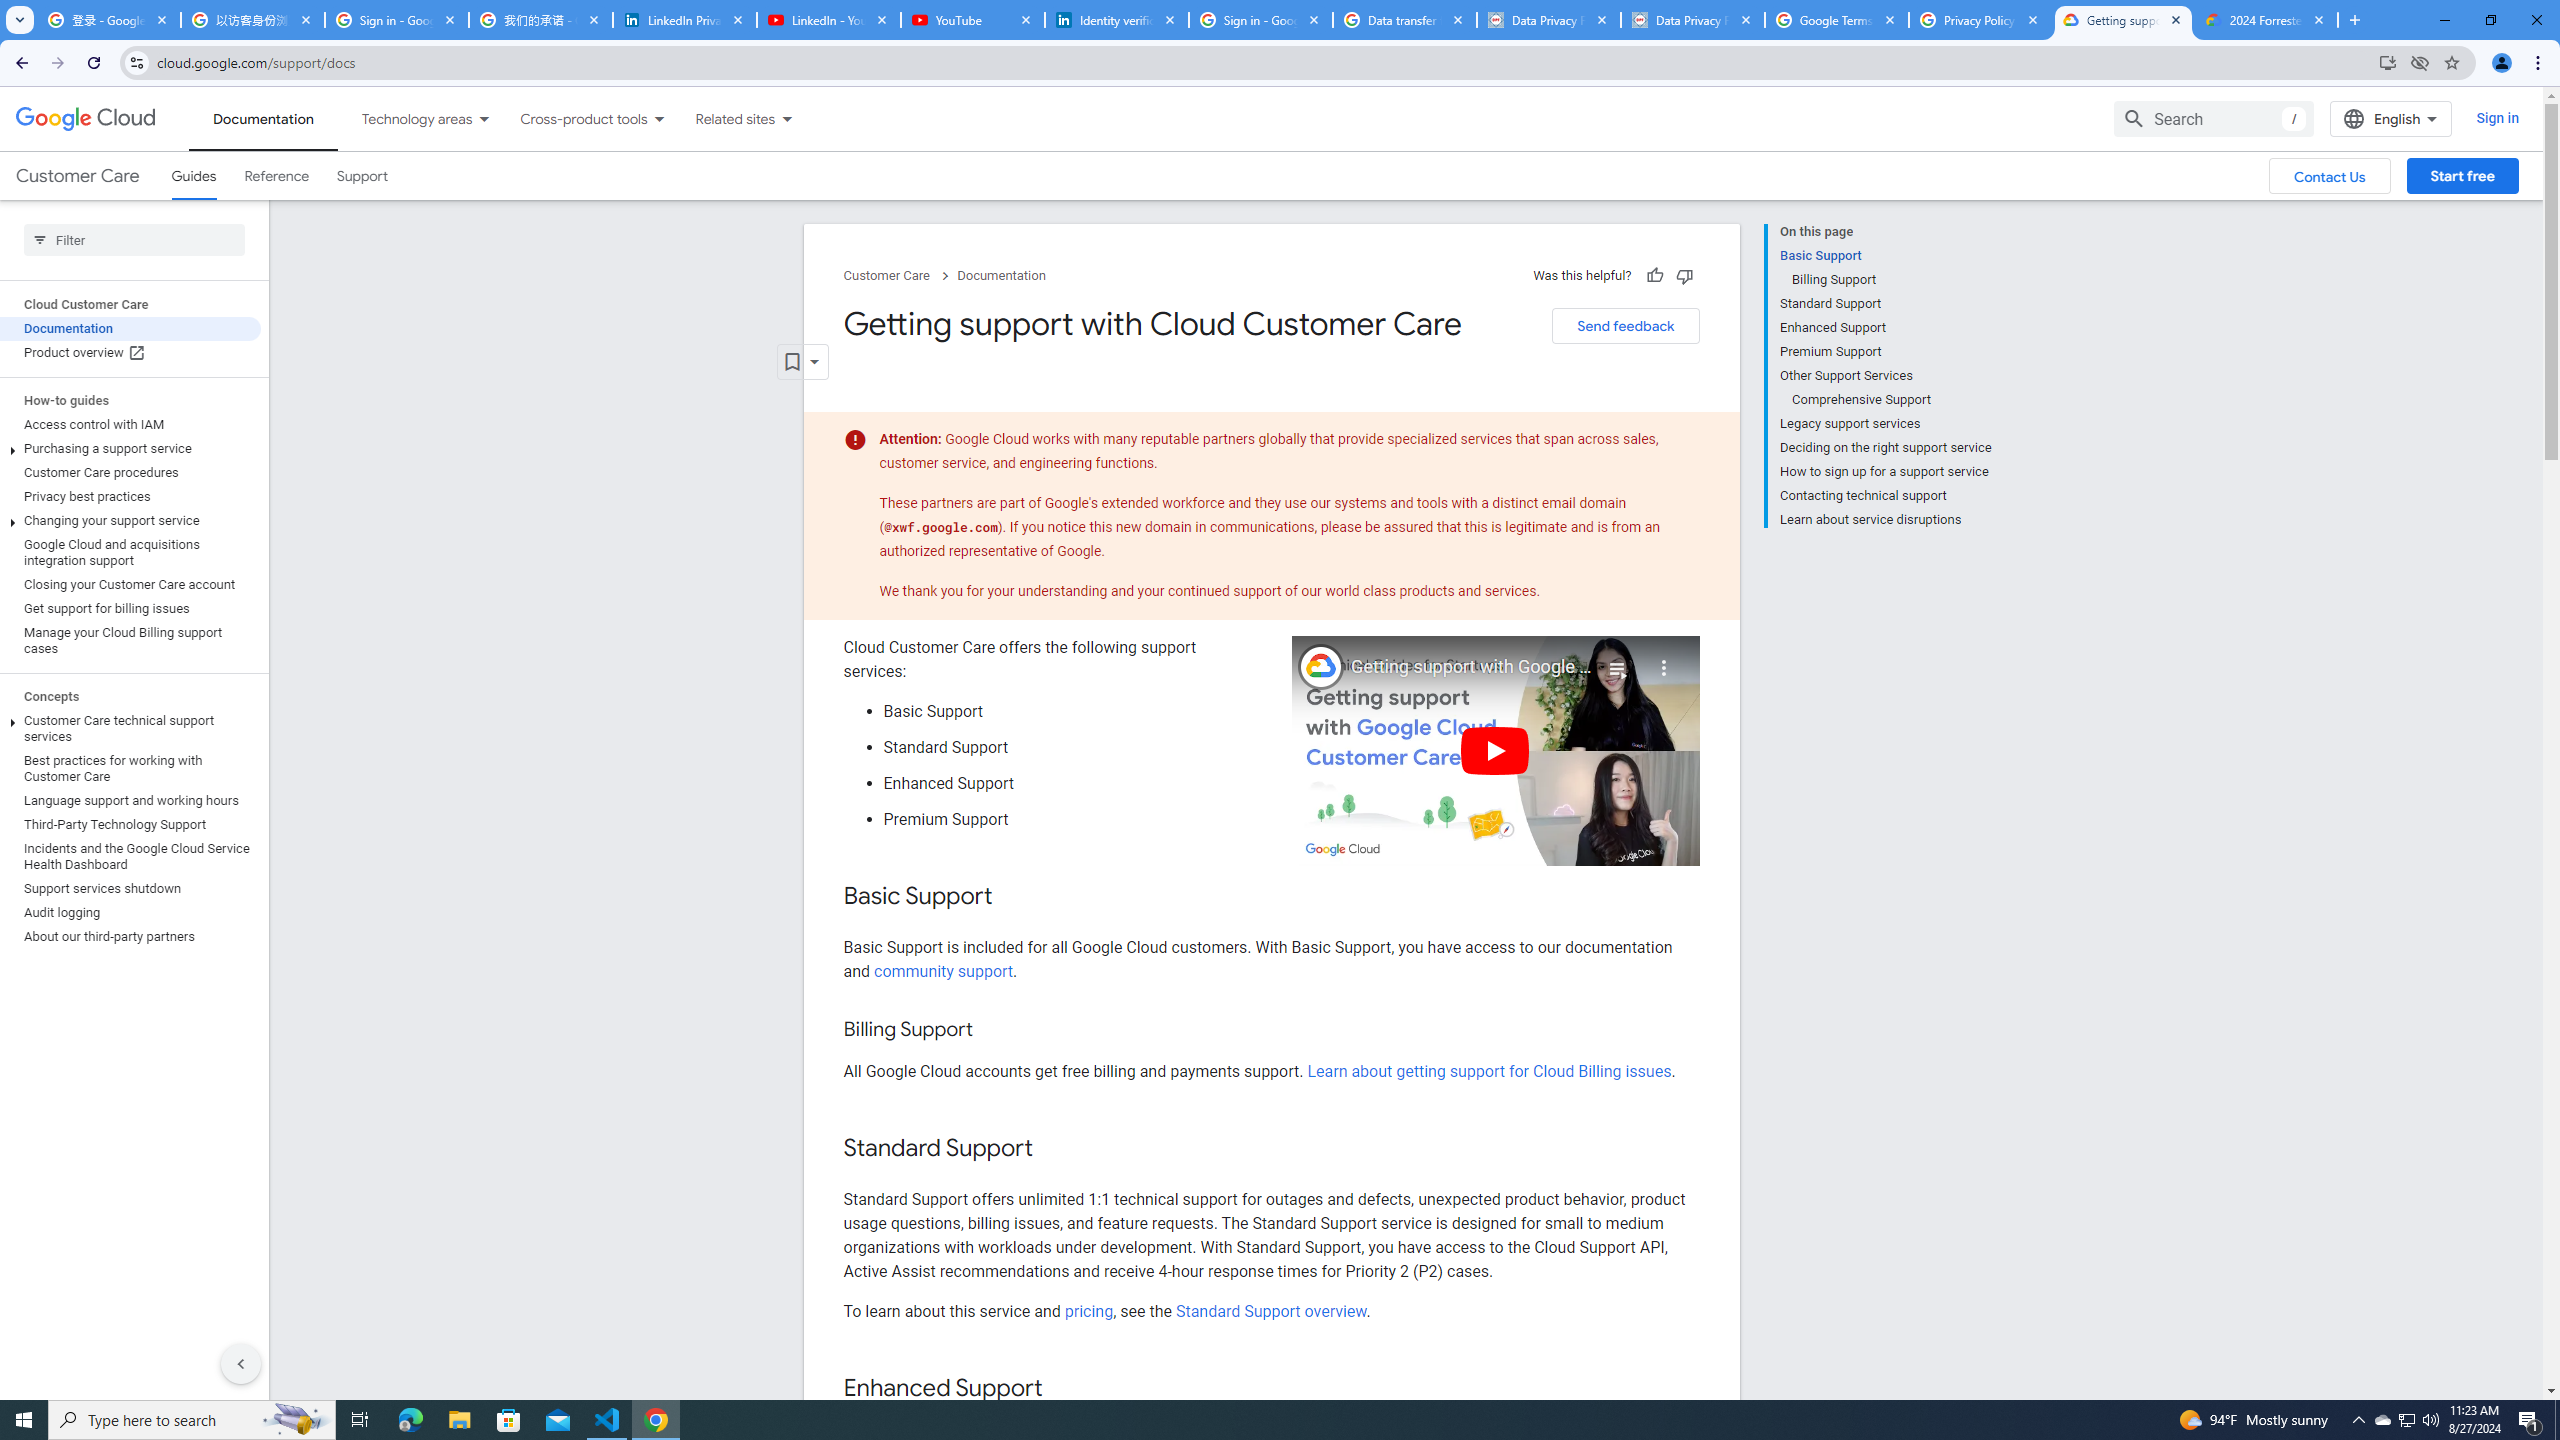  I want to click on 'Manage your Cloud Billing support cases', so click(130, 639).